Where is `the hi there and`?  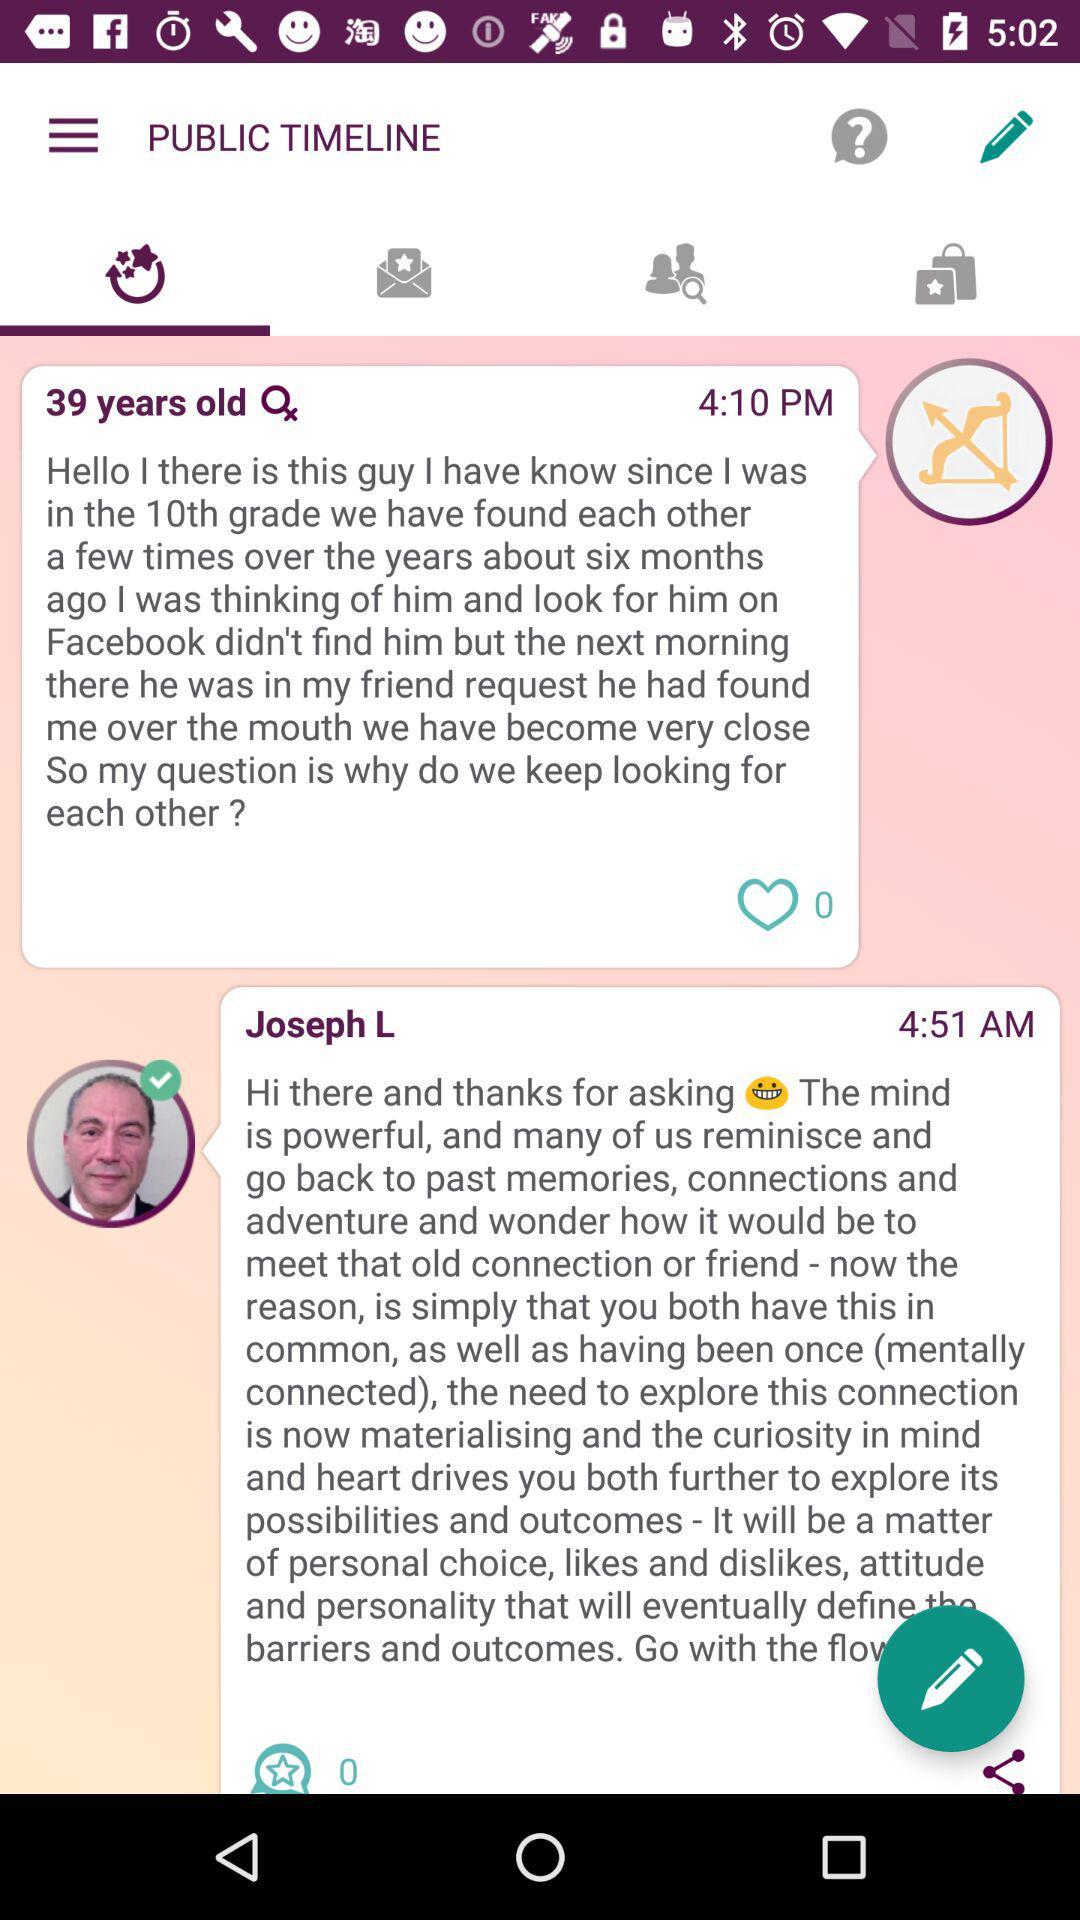
the hi there and is located at coordinates (640, 1368).